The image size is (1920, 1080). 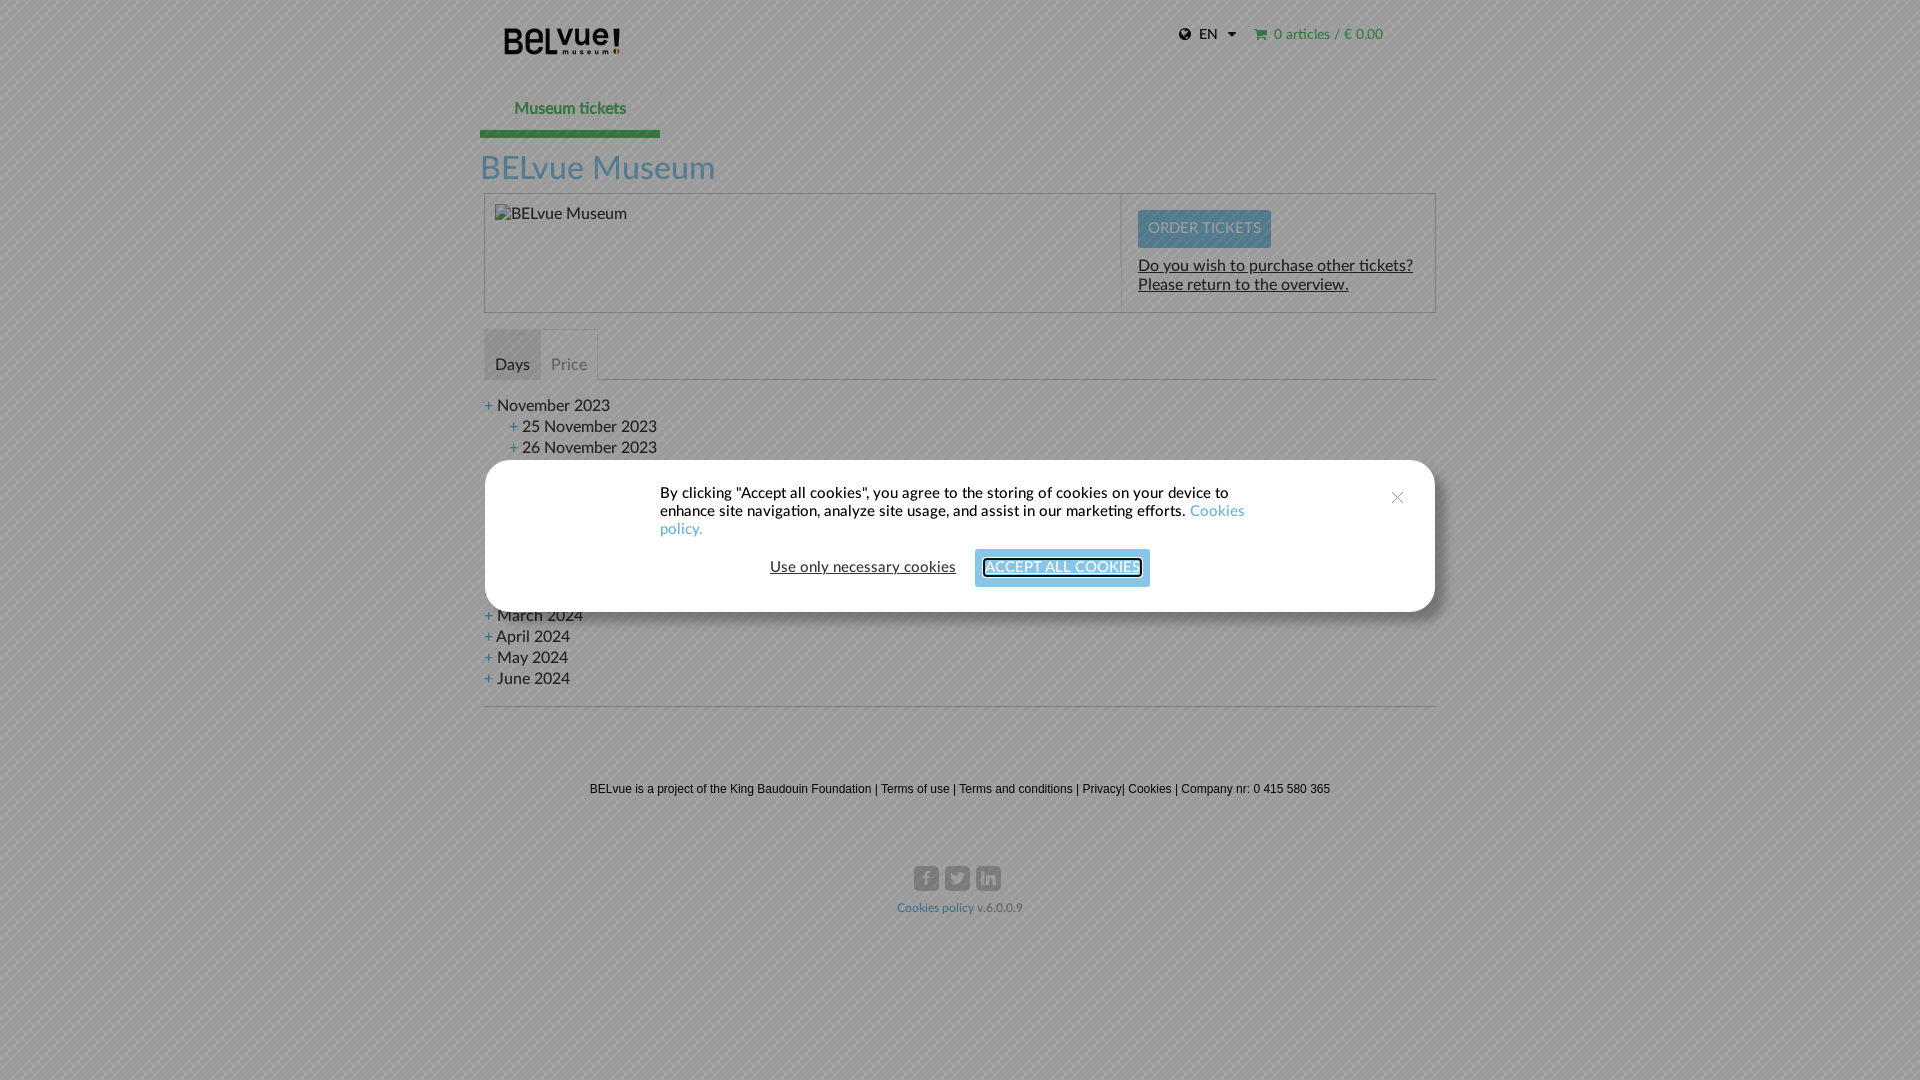 I want to click on '+', so click(x=488, y=615).